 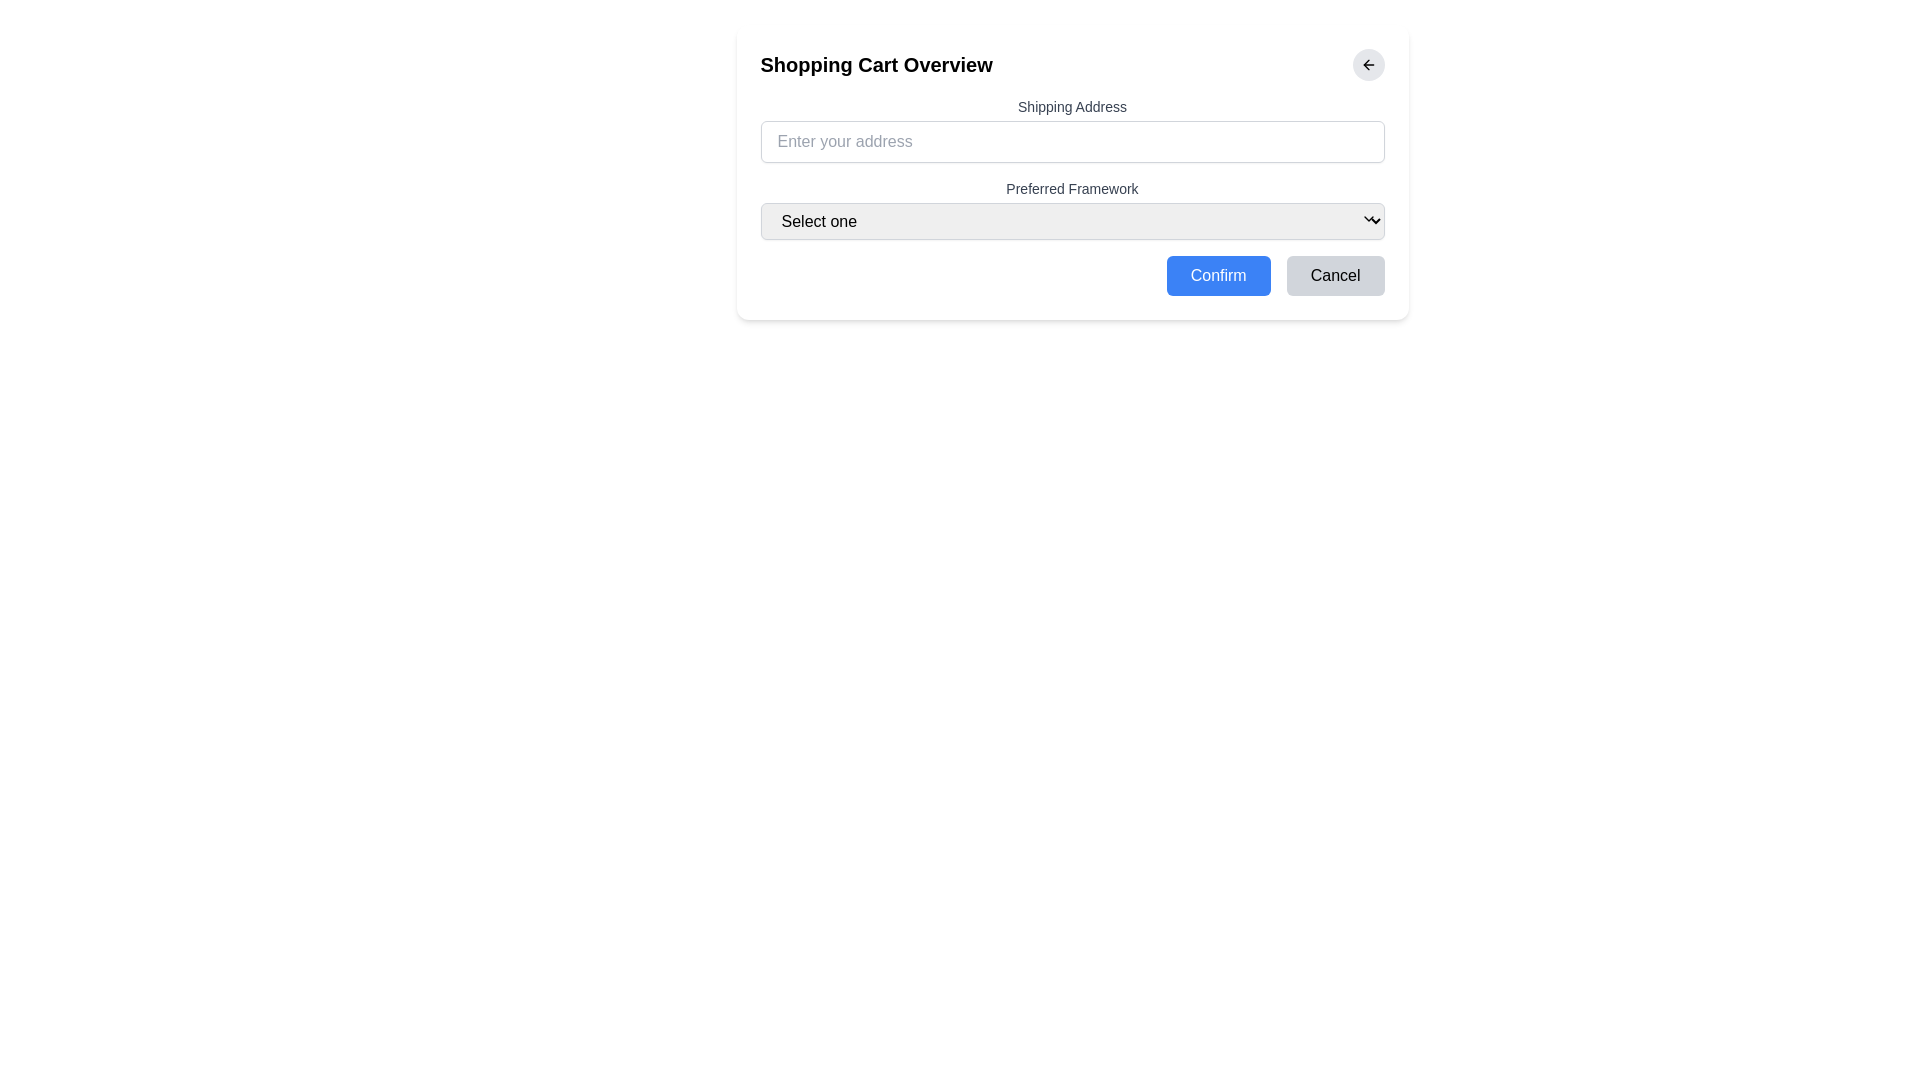 What do you see at coordinates (1071, 209) in the screenshot?
I see `the Dropdown Menu located below the 'Shipping Address' section` at bounding box center [1071, 209].